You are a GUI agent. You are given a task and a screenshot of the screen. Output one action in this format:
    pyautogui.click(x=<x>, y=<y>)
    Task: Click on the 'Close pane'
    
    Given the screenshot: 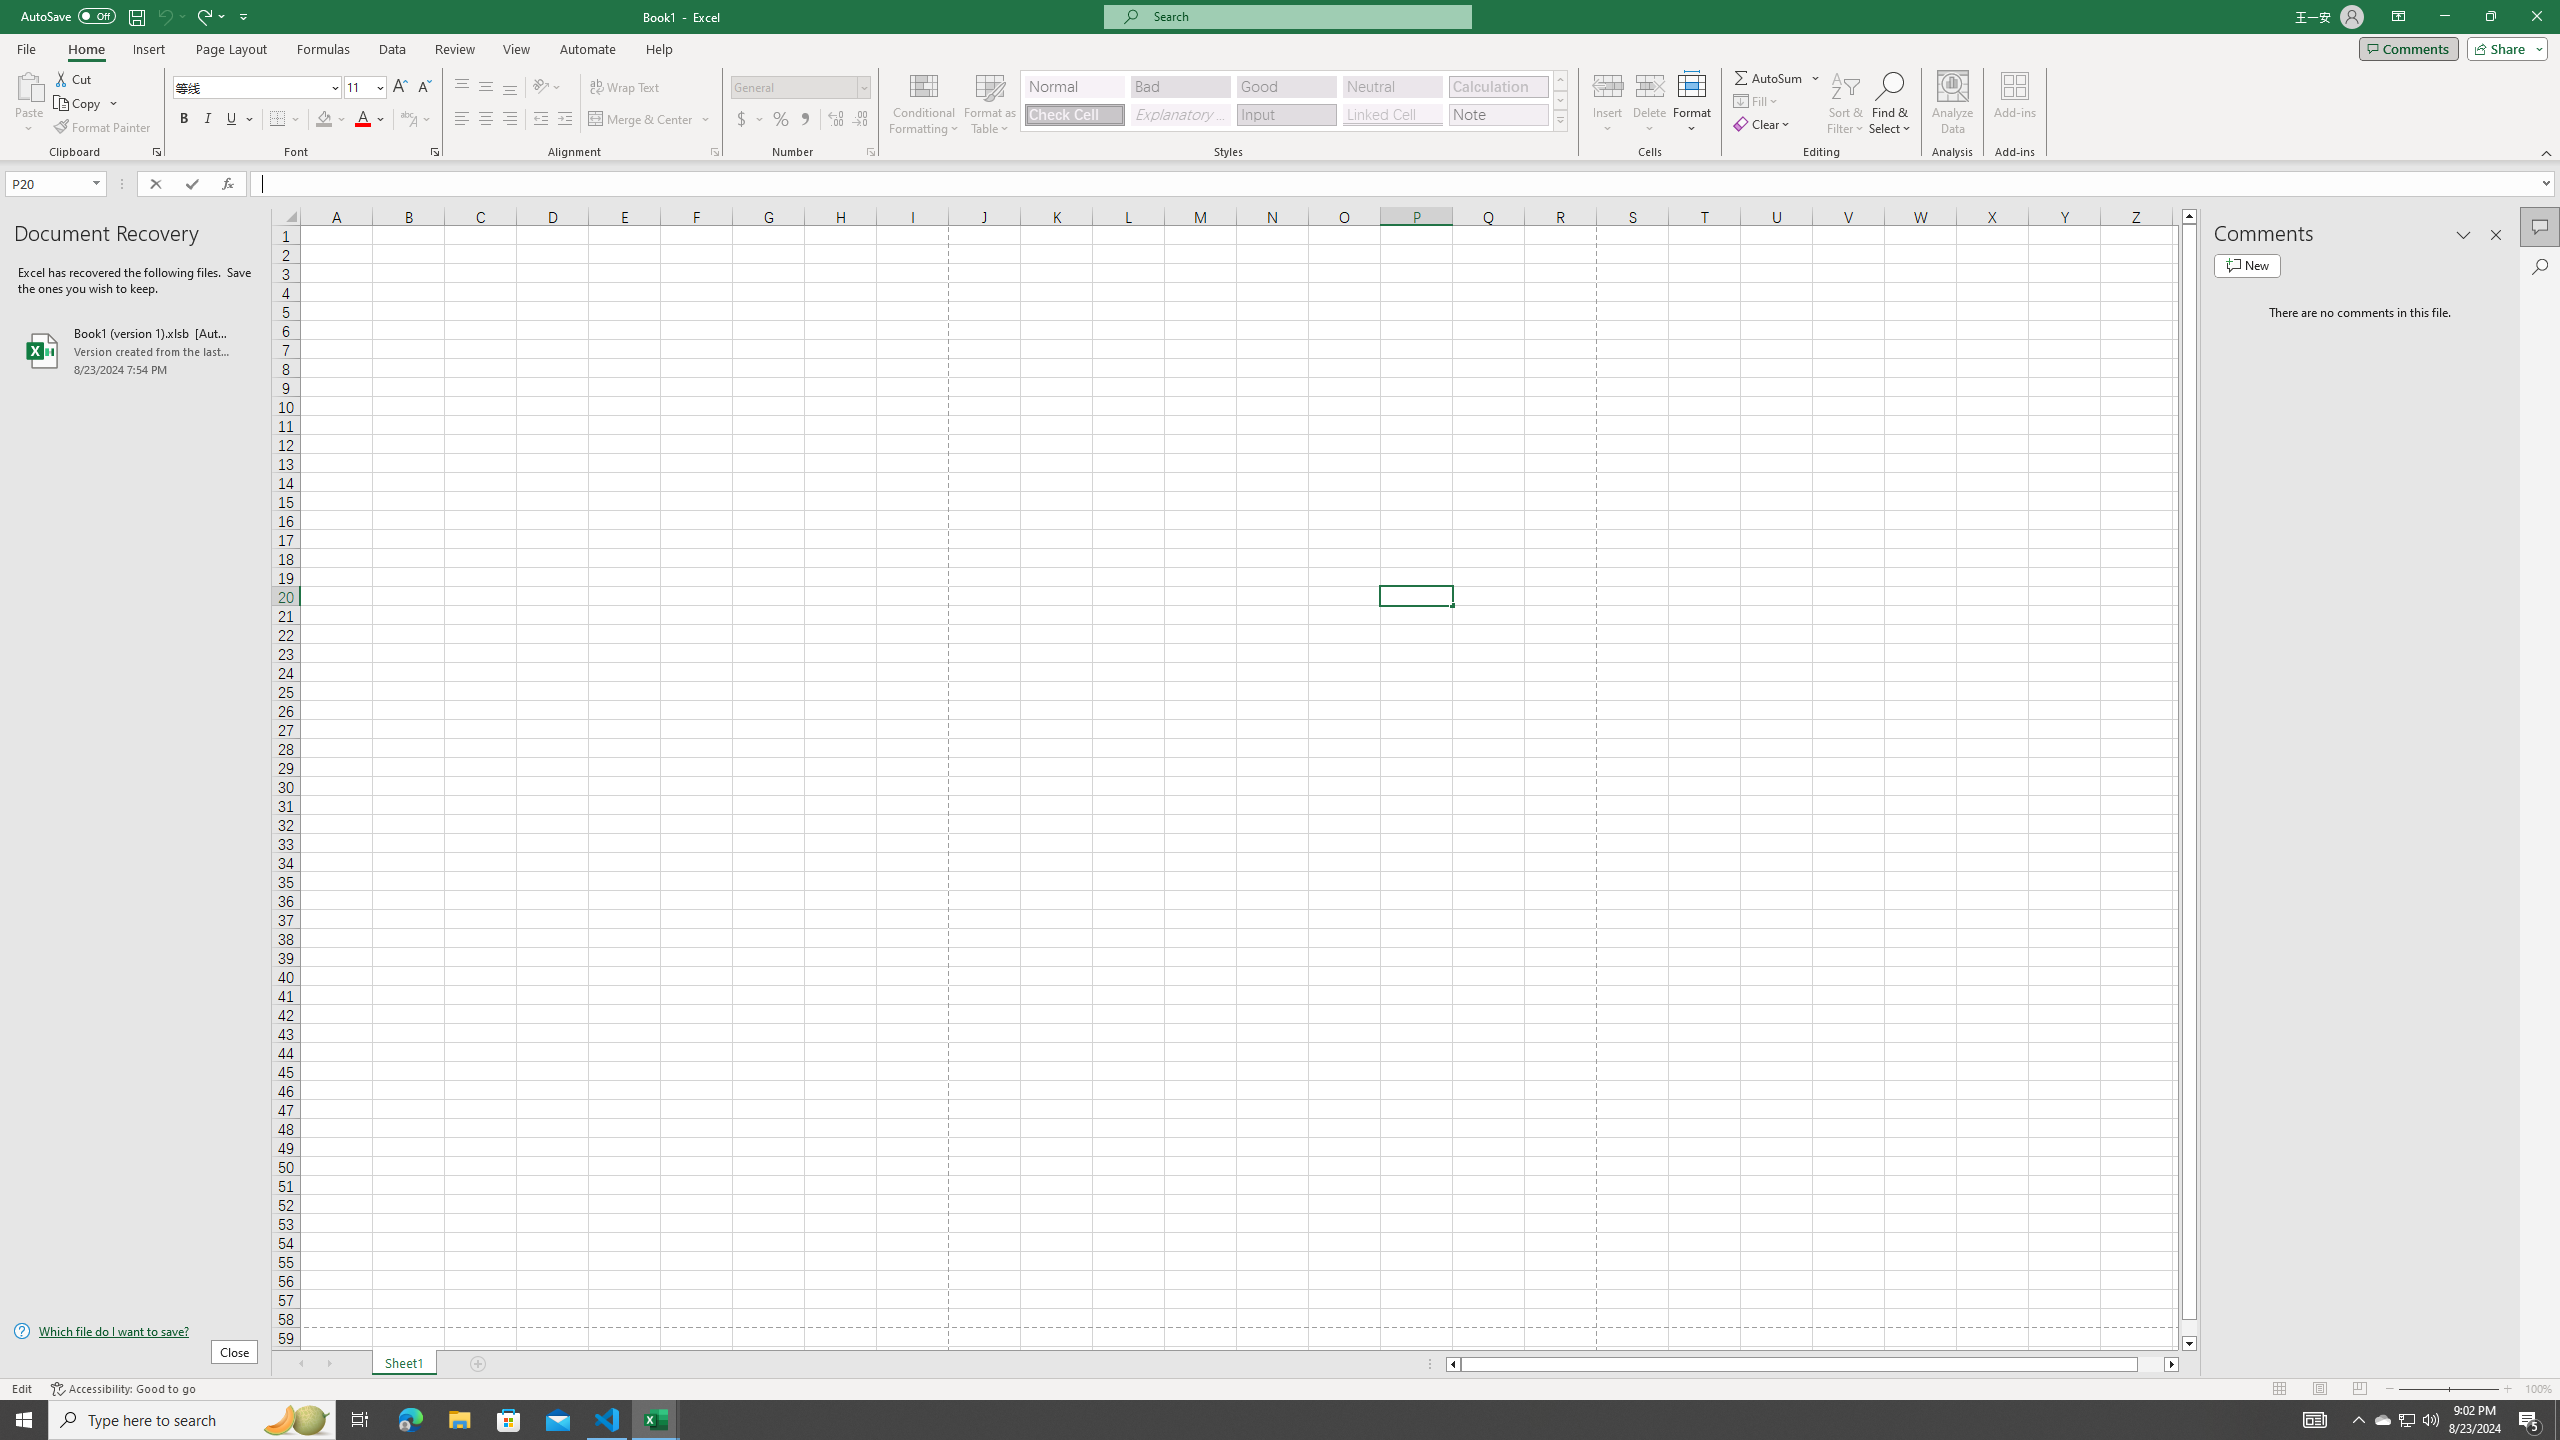 What is the action you would take?
    pyautogui.click(x=2495, y=234)
    